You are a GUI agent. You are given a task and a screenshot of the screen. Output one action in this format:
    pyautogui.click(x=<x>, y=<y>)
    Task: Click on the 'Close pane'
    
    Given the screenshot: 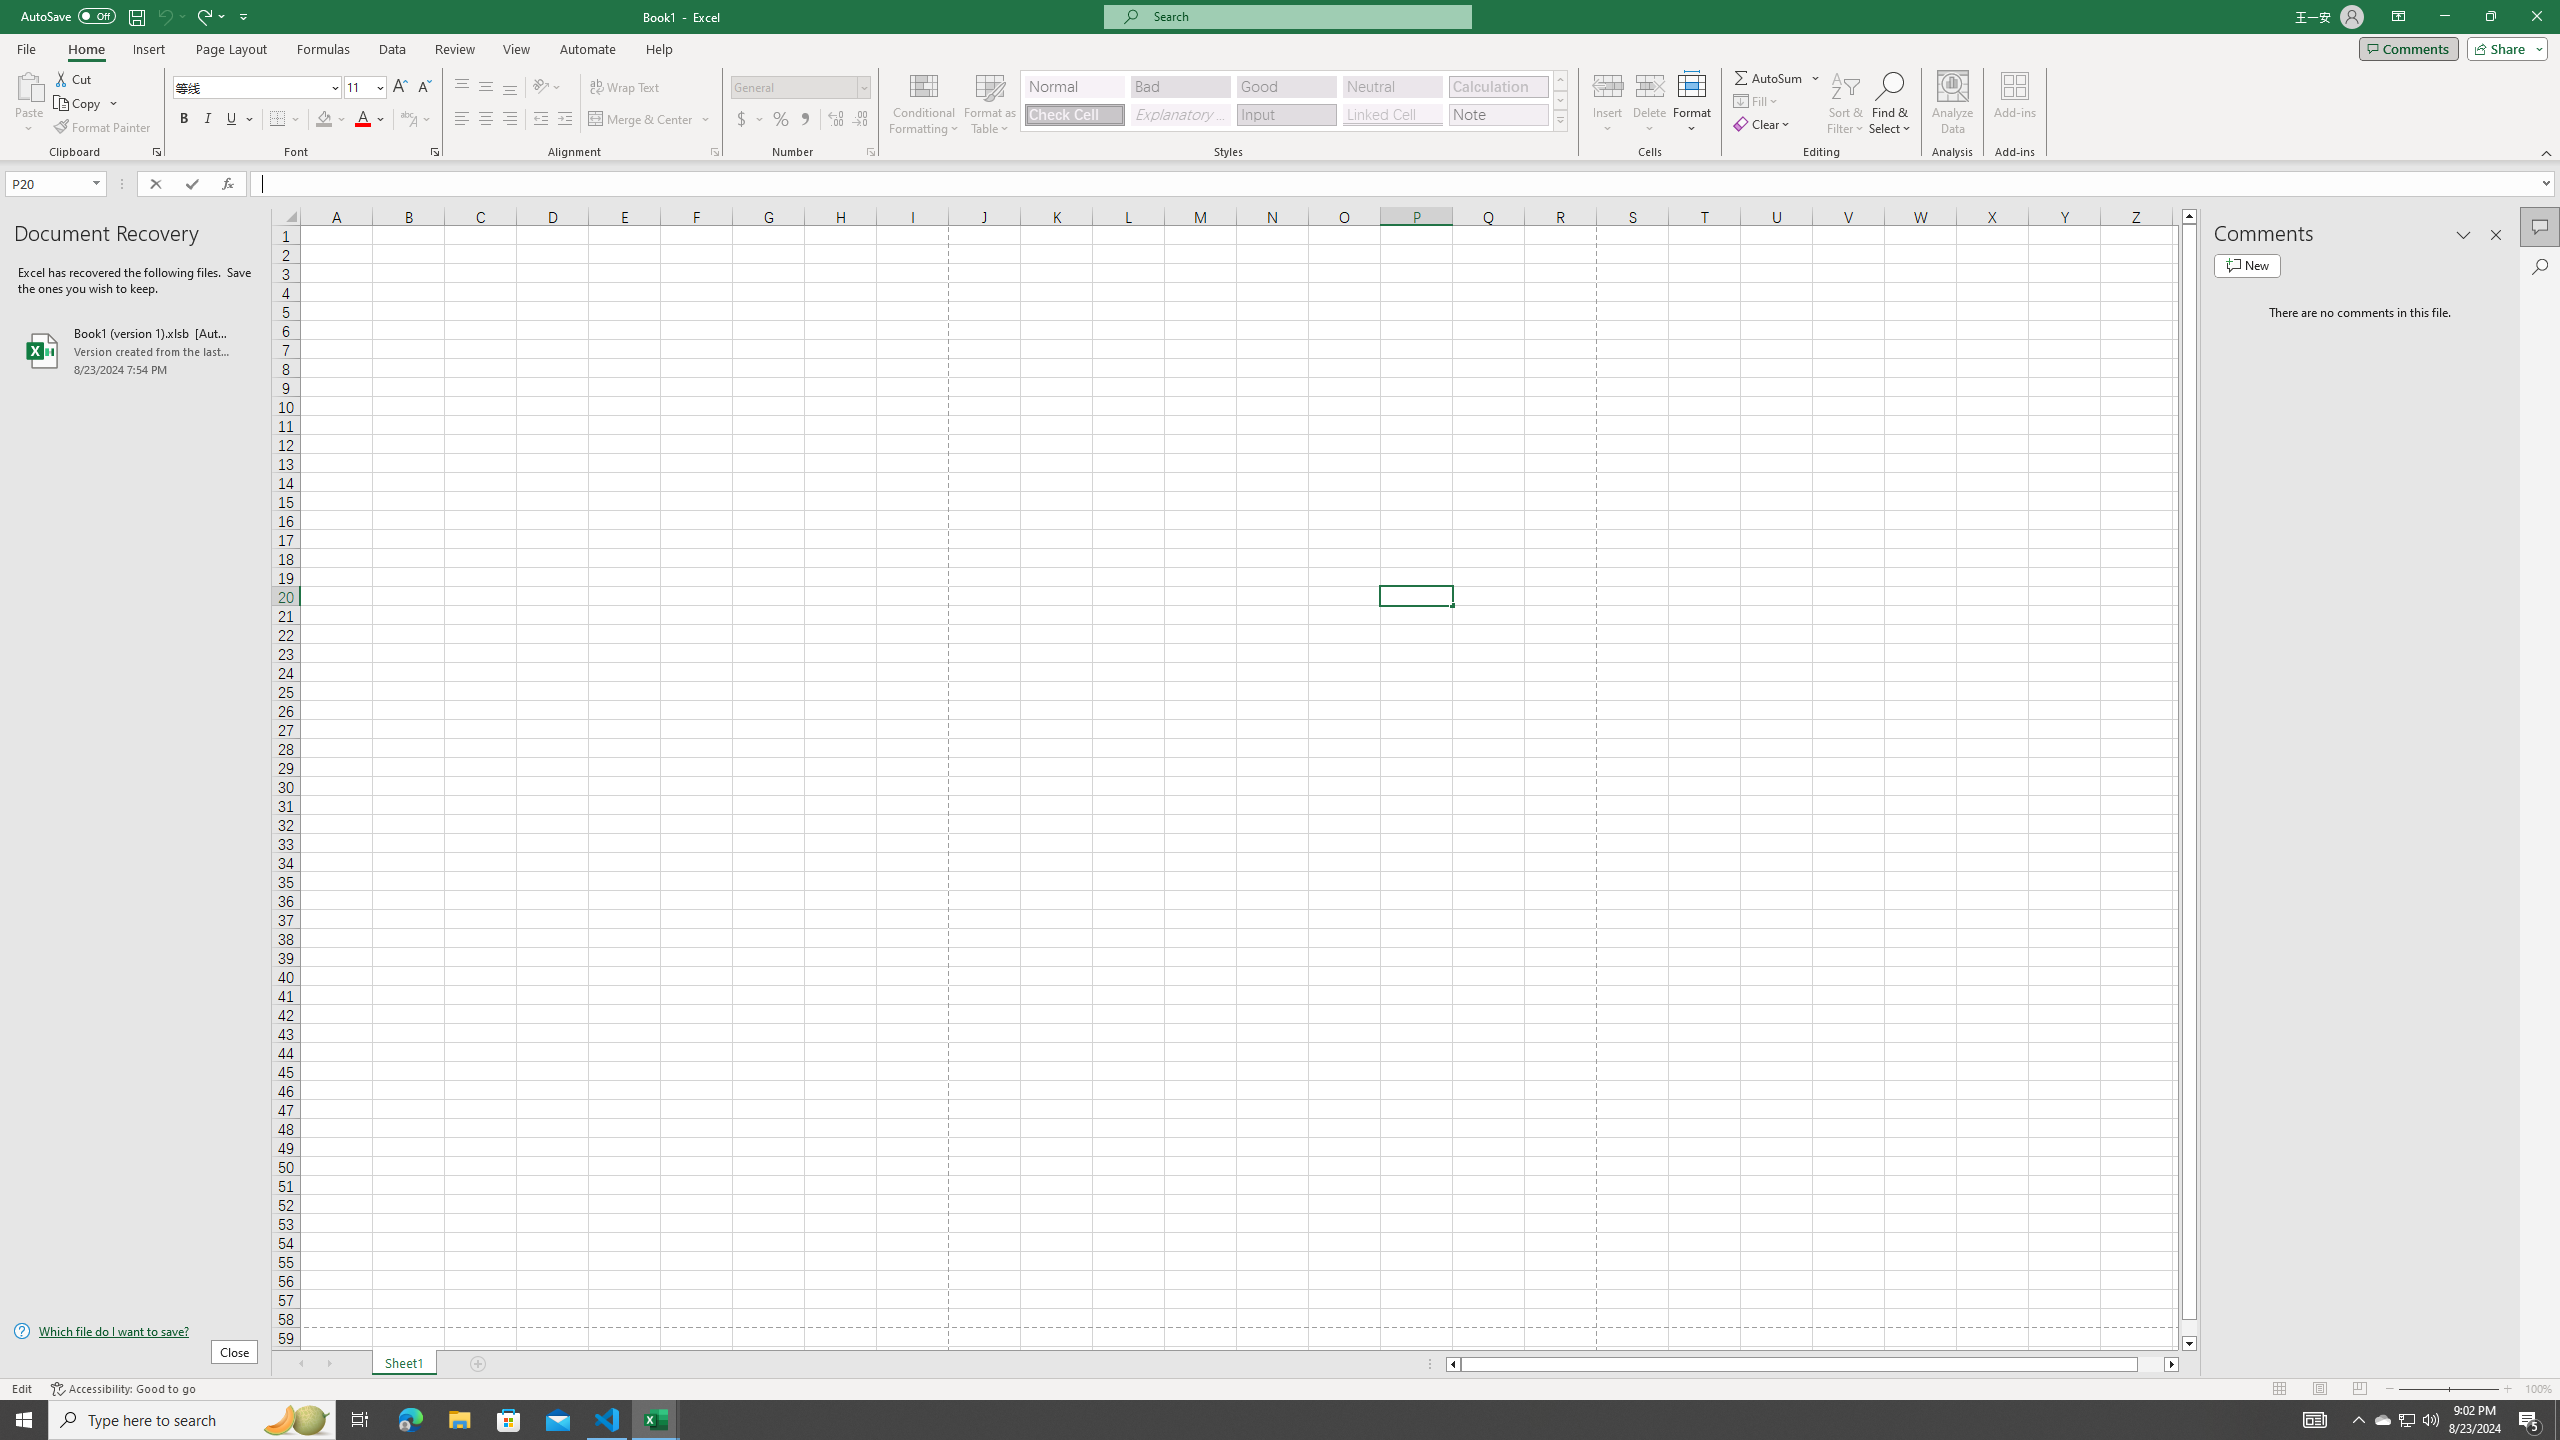 What is the action you would take?
    pyautogui.click(x=2495, y=234)
    